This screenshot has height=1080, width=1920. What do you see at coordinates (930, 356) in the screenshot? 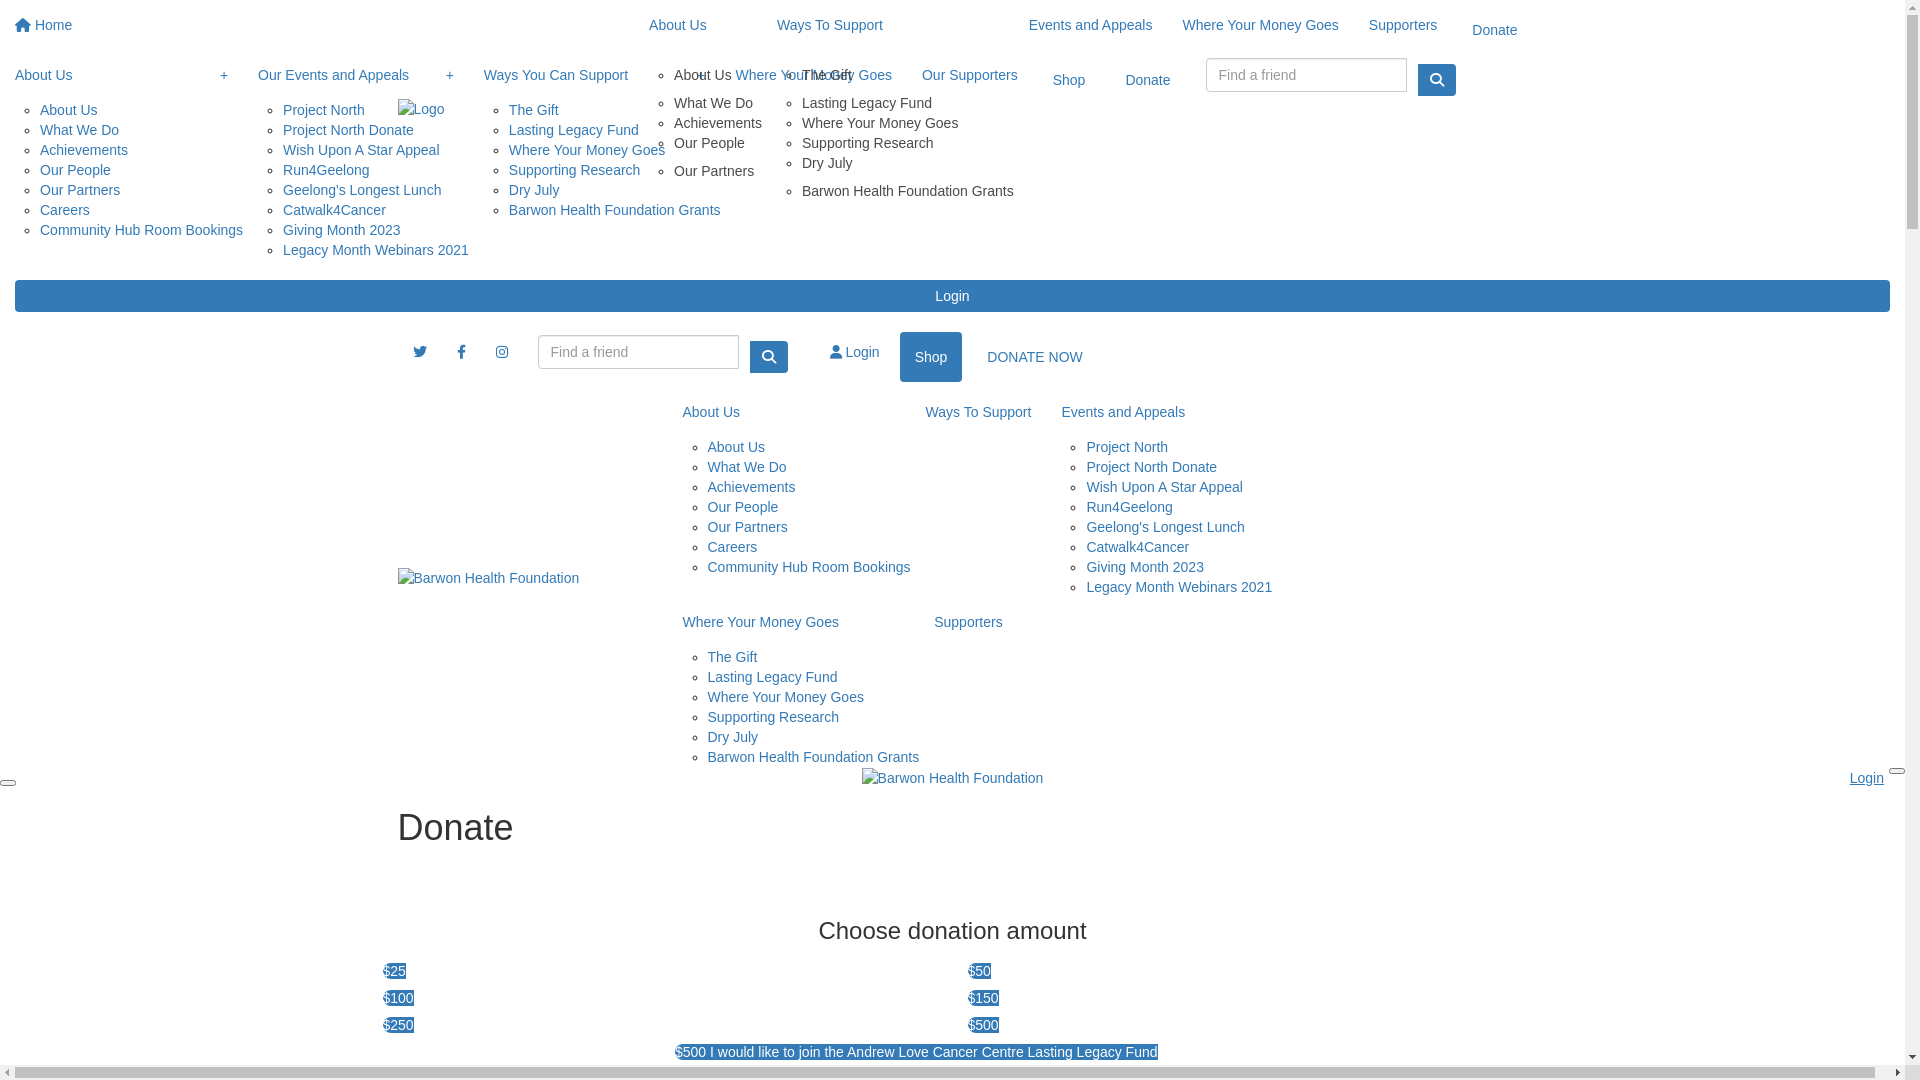
I see `'Shop'` at bounding box center [930, 356].